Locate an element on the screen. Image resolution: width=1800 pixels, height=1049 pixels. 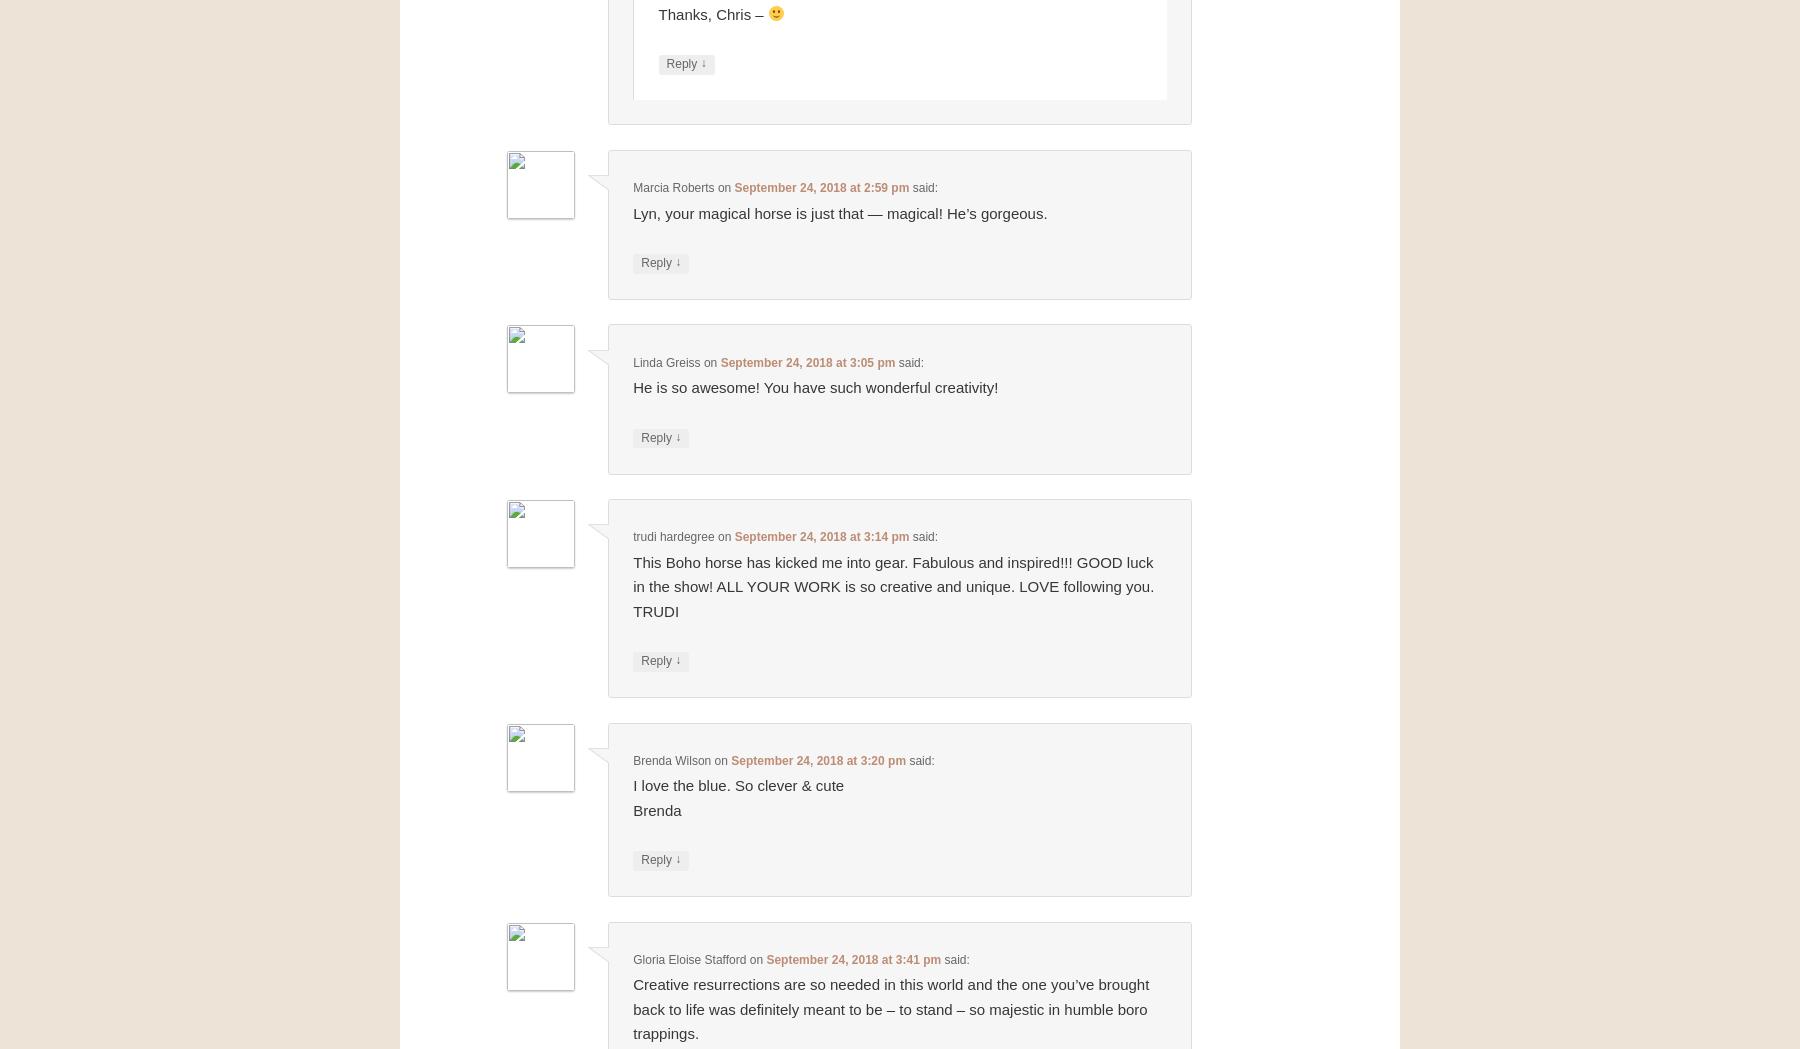
'This Boho horse has kicked me into gear. Fabulous and inspired!!! GOOD luck in the show!  ALL  YOUR WORK  is so creative and unique. LOVE following you. TRUDI' is located at coordinates (633, 584).